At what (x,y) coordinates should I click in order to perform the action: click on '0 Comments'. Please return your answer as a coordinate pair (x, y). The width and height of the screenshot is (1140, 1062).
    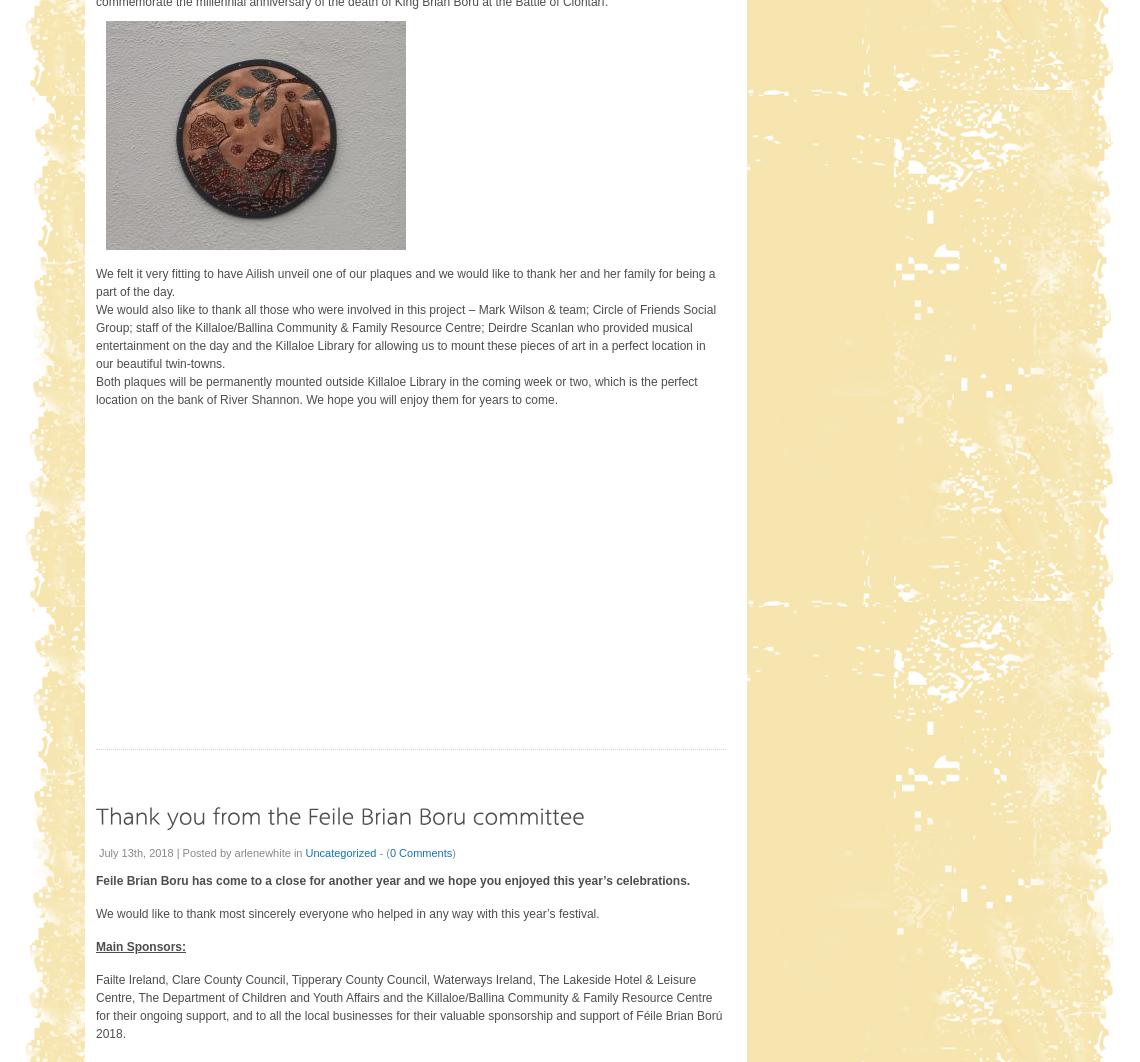
    Looking at the image, I should click on (419, 851).